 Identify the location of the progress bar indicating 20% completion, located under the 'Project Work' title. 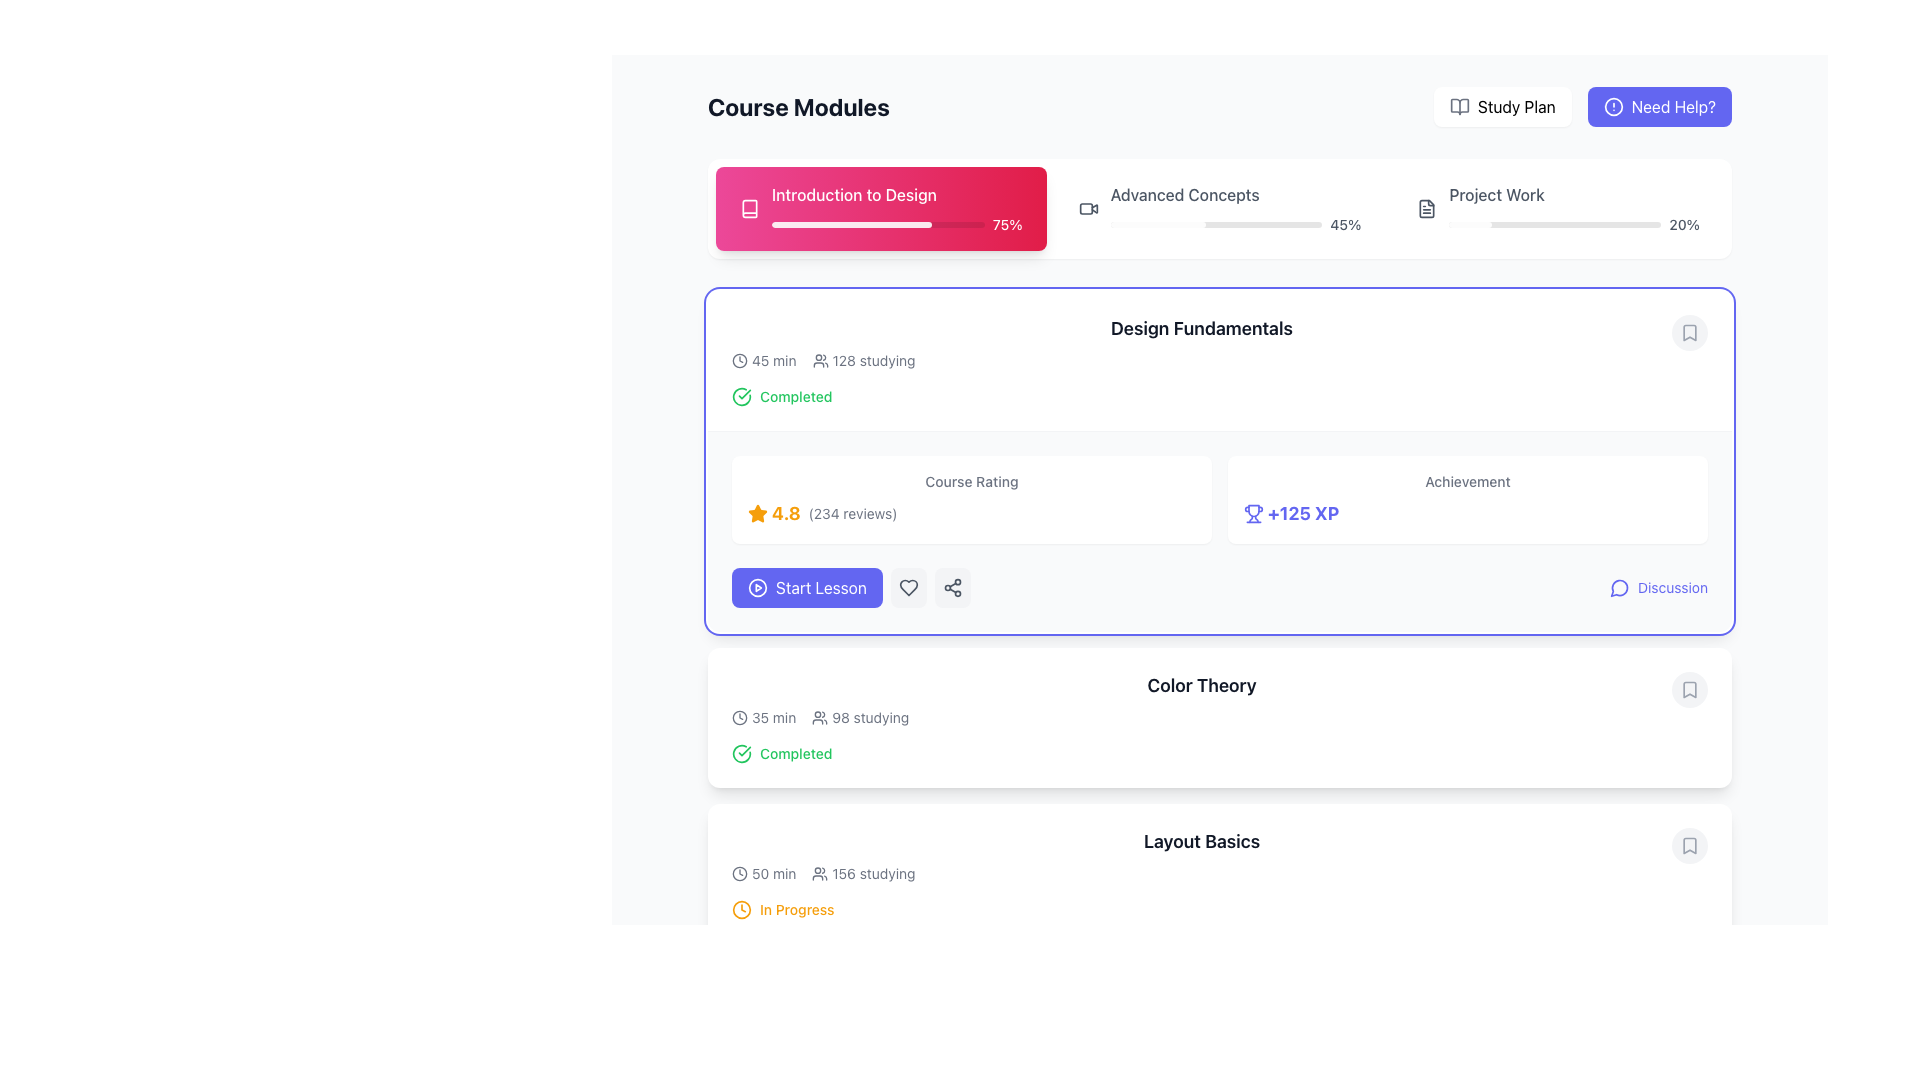
(1573, 224).